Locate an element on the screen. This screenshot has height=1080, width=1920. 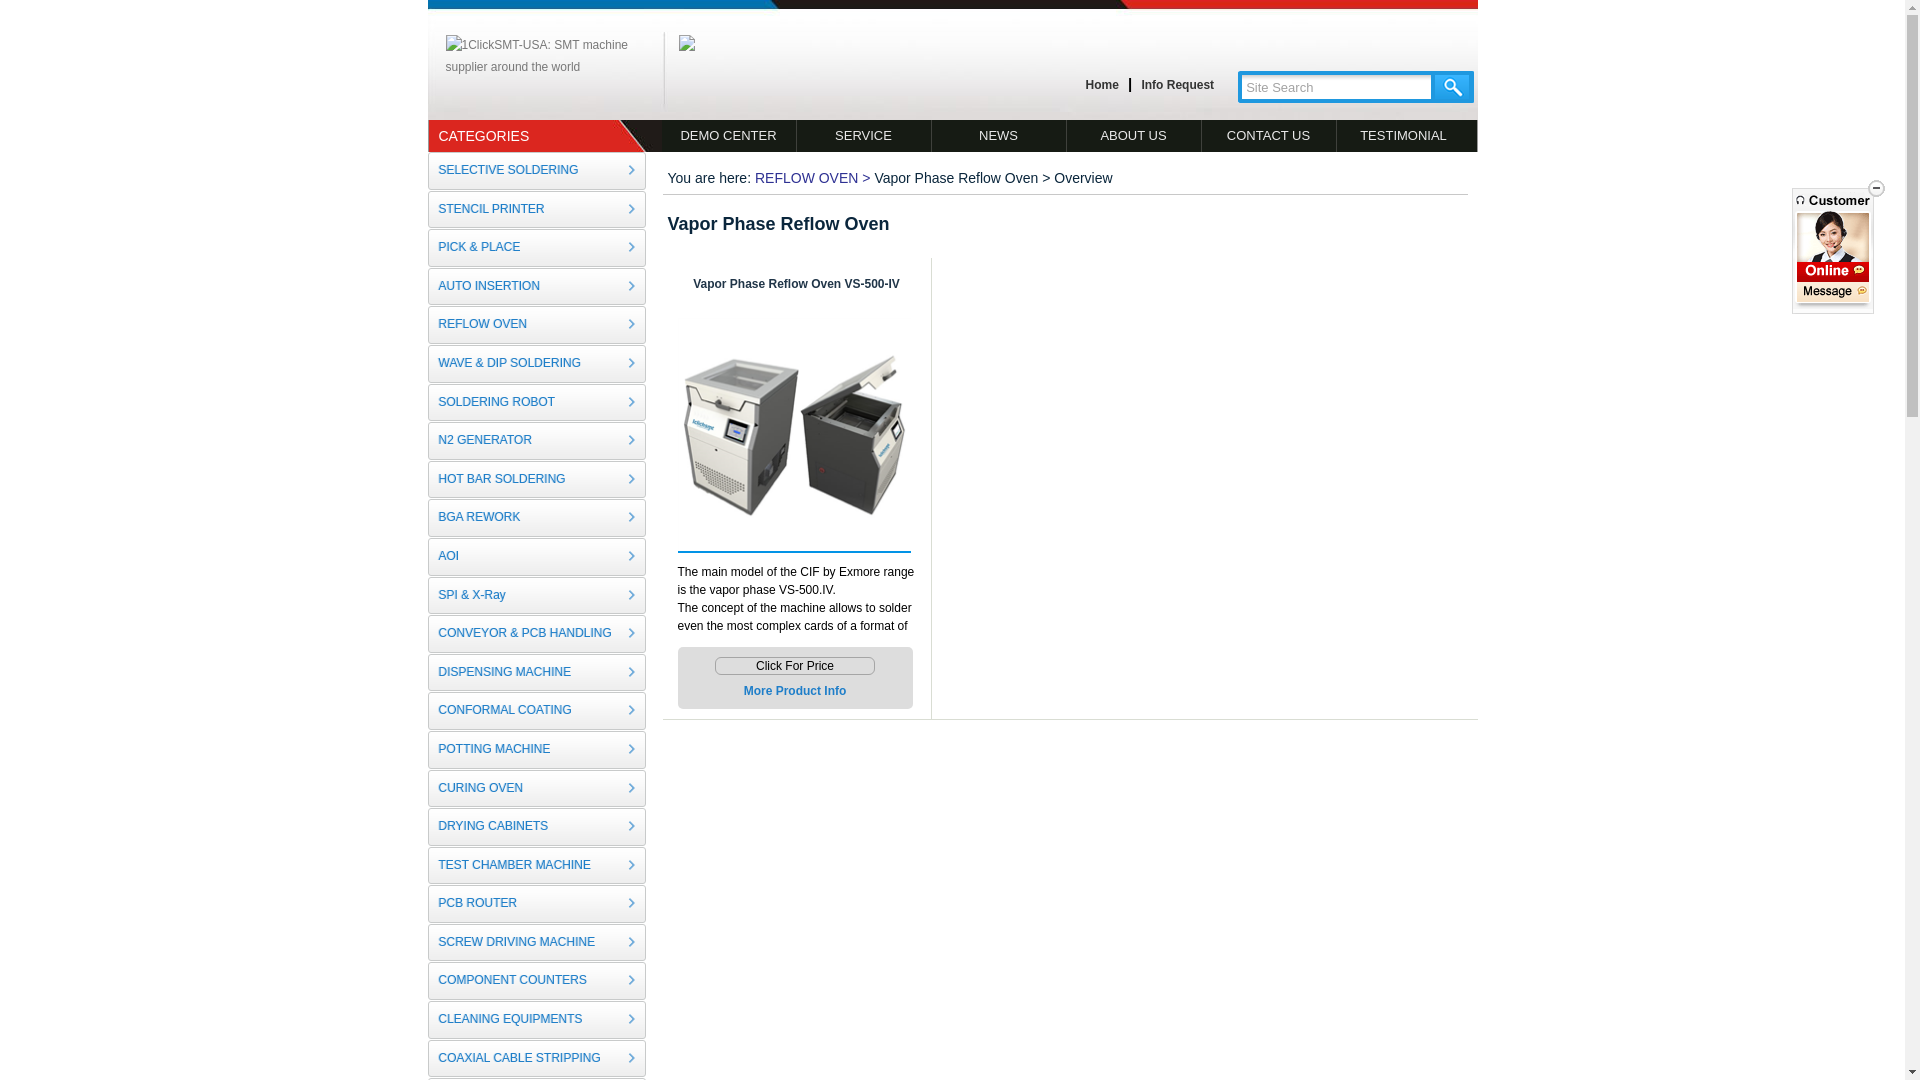
'SOLDERING ROBOT' is located at coordinates (537, 402).